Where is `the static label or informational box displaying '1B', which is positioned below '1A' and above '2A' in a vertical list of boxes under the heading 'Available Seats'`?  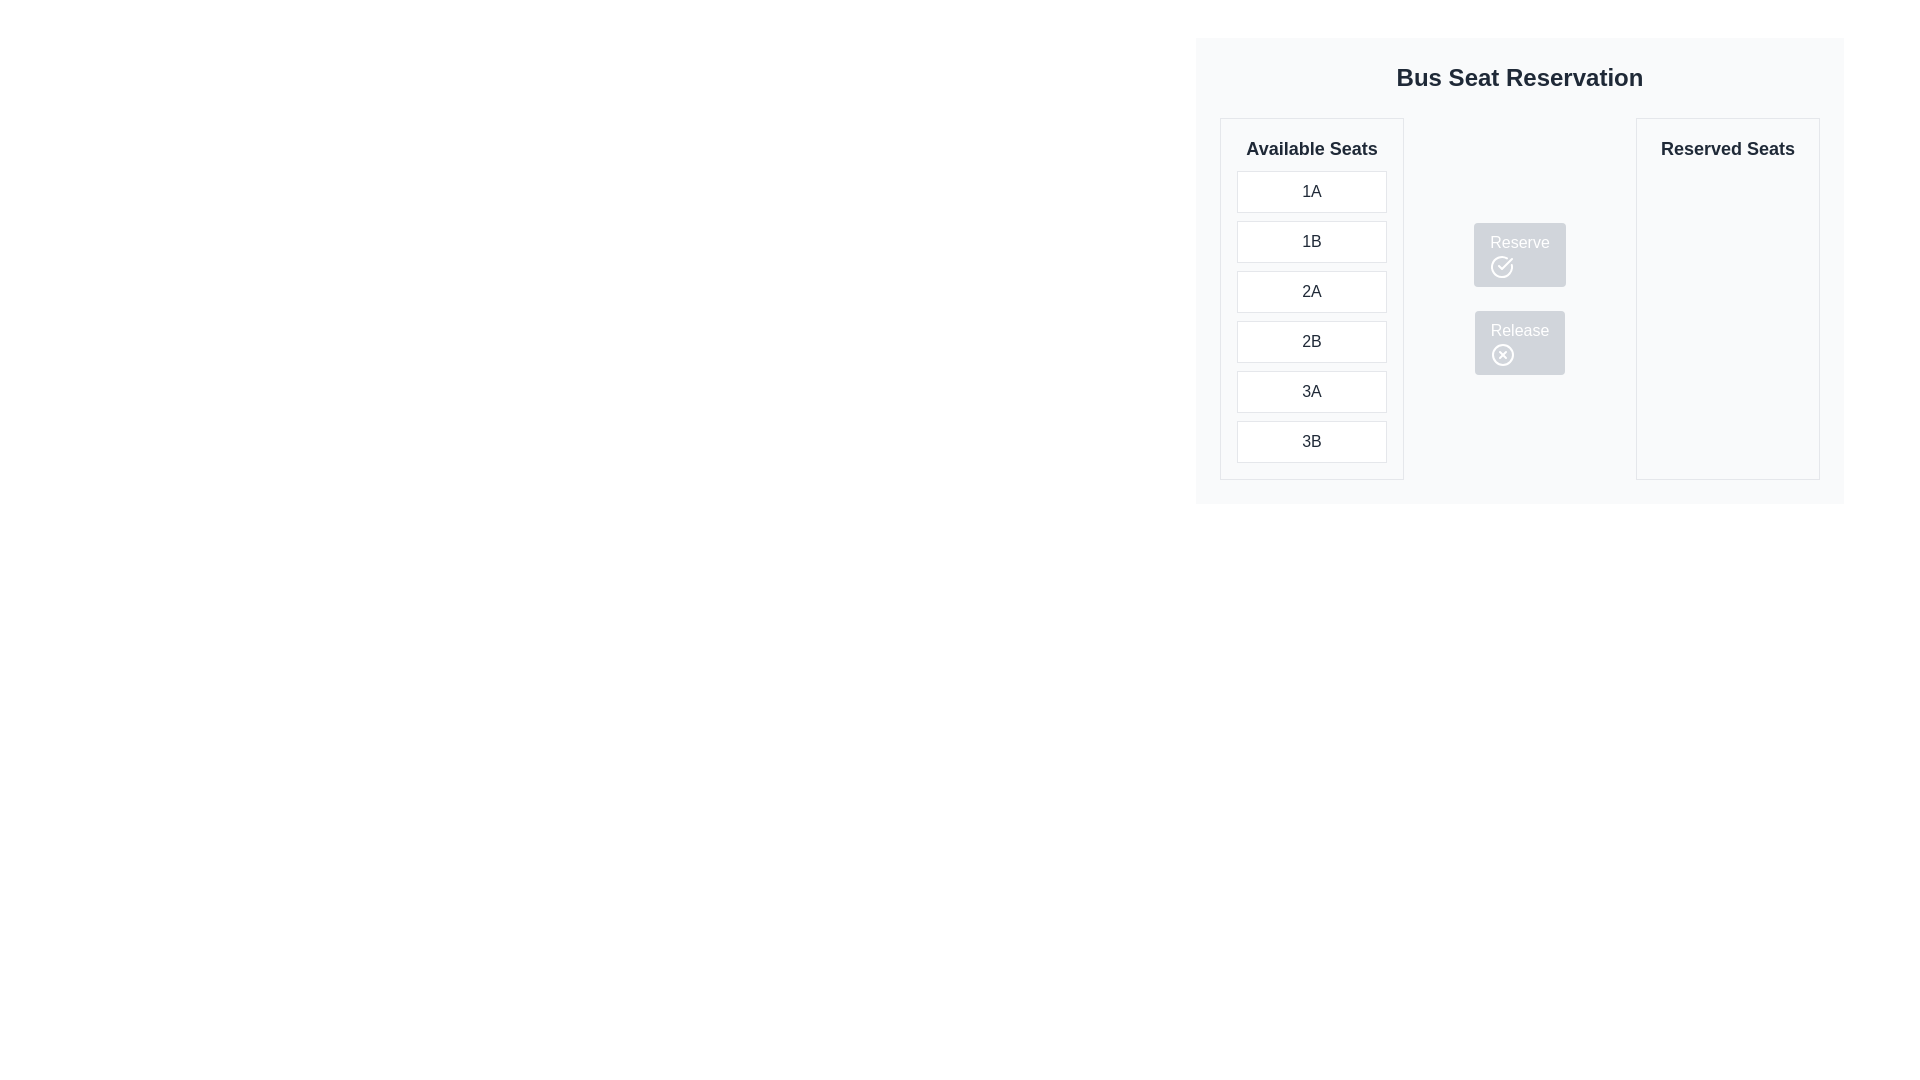
the static label or informational box displaying '1B', which is positioned below '1A' and above '2A' in a vertical list of boxes under the heading 'Available Seats' is located at coordinates (1311, 241).